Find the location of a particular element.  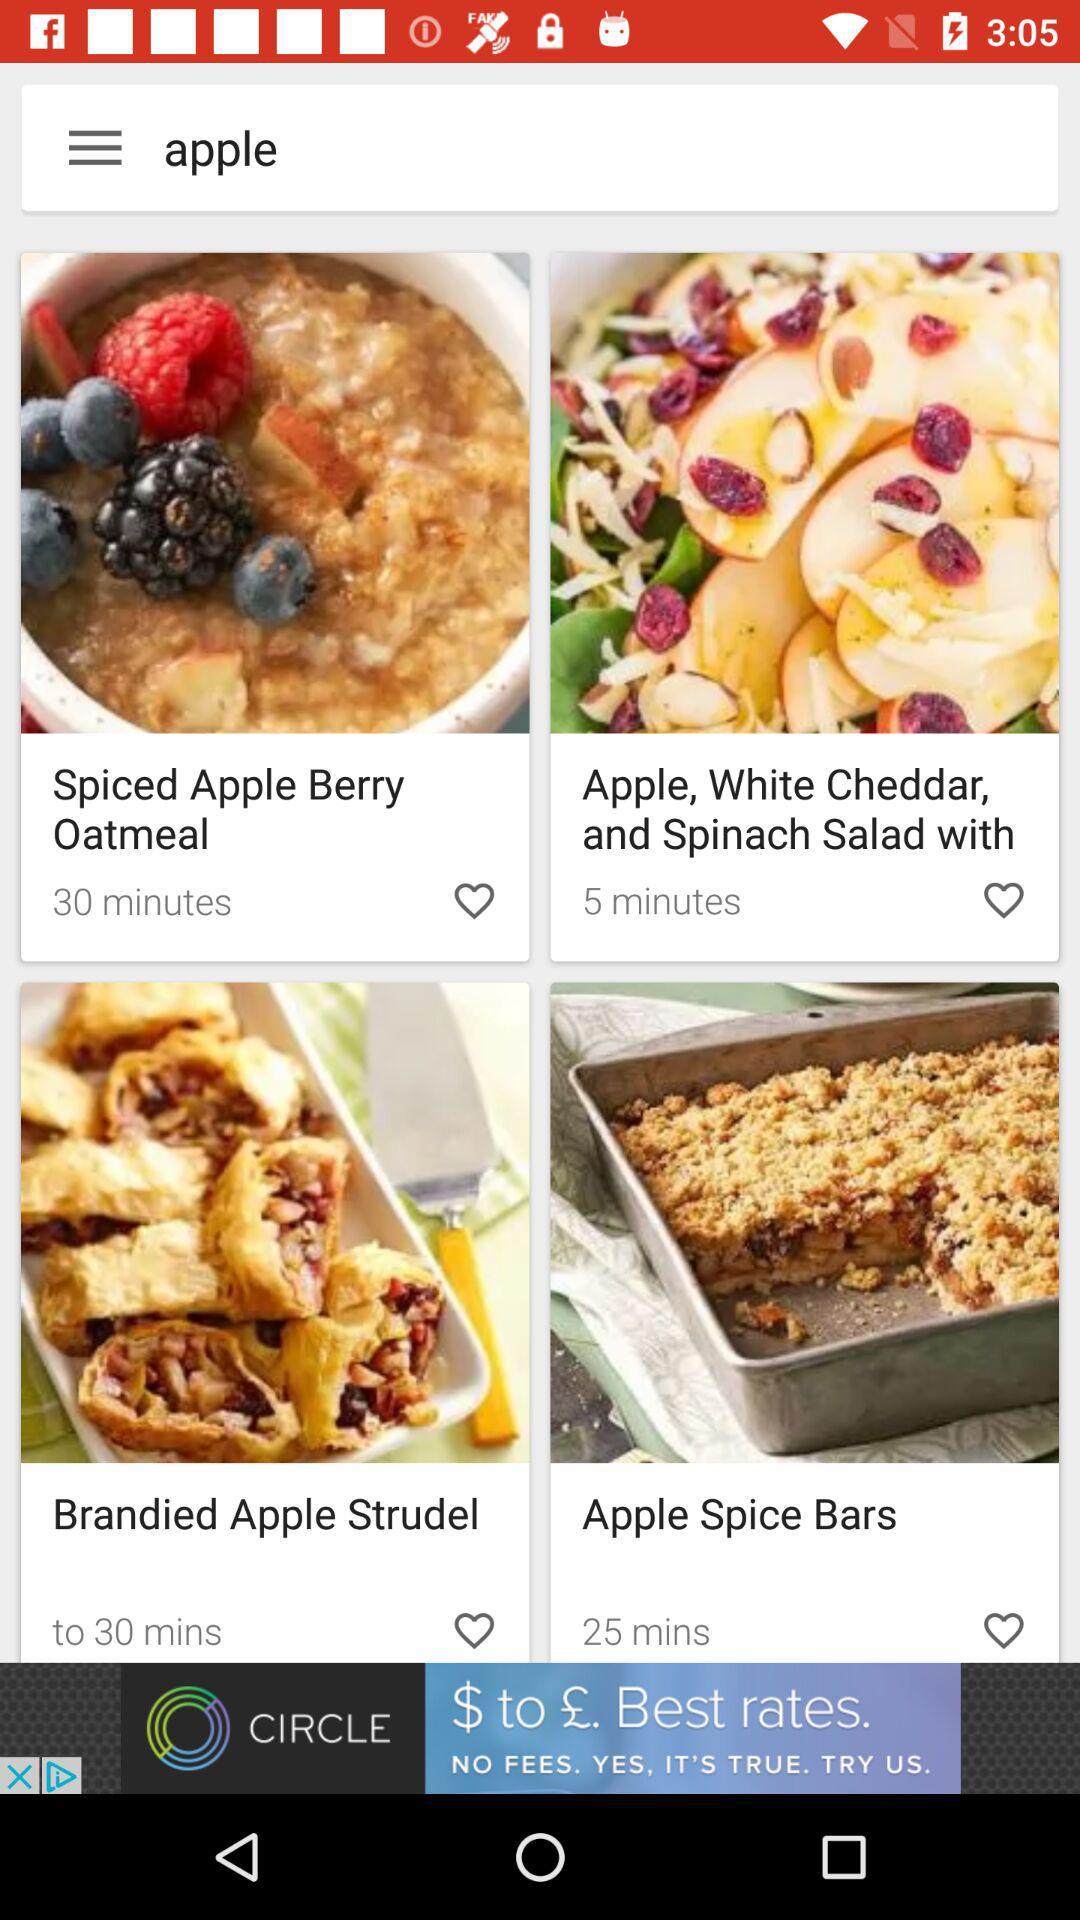

heart icon in third image is located at coordinates (474, 1627).